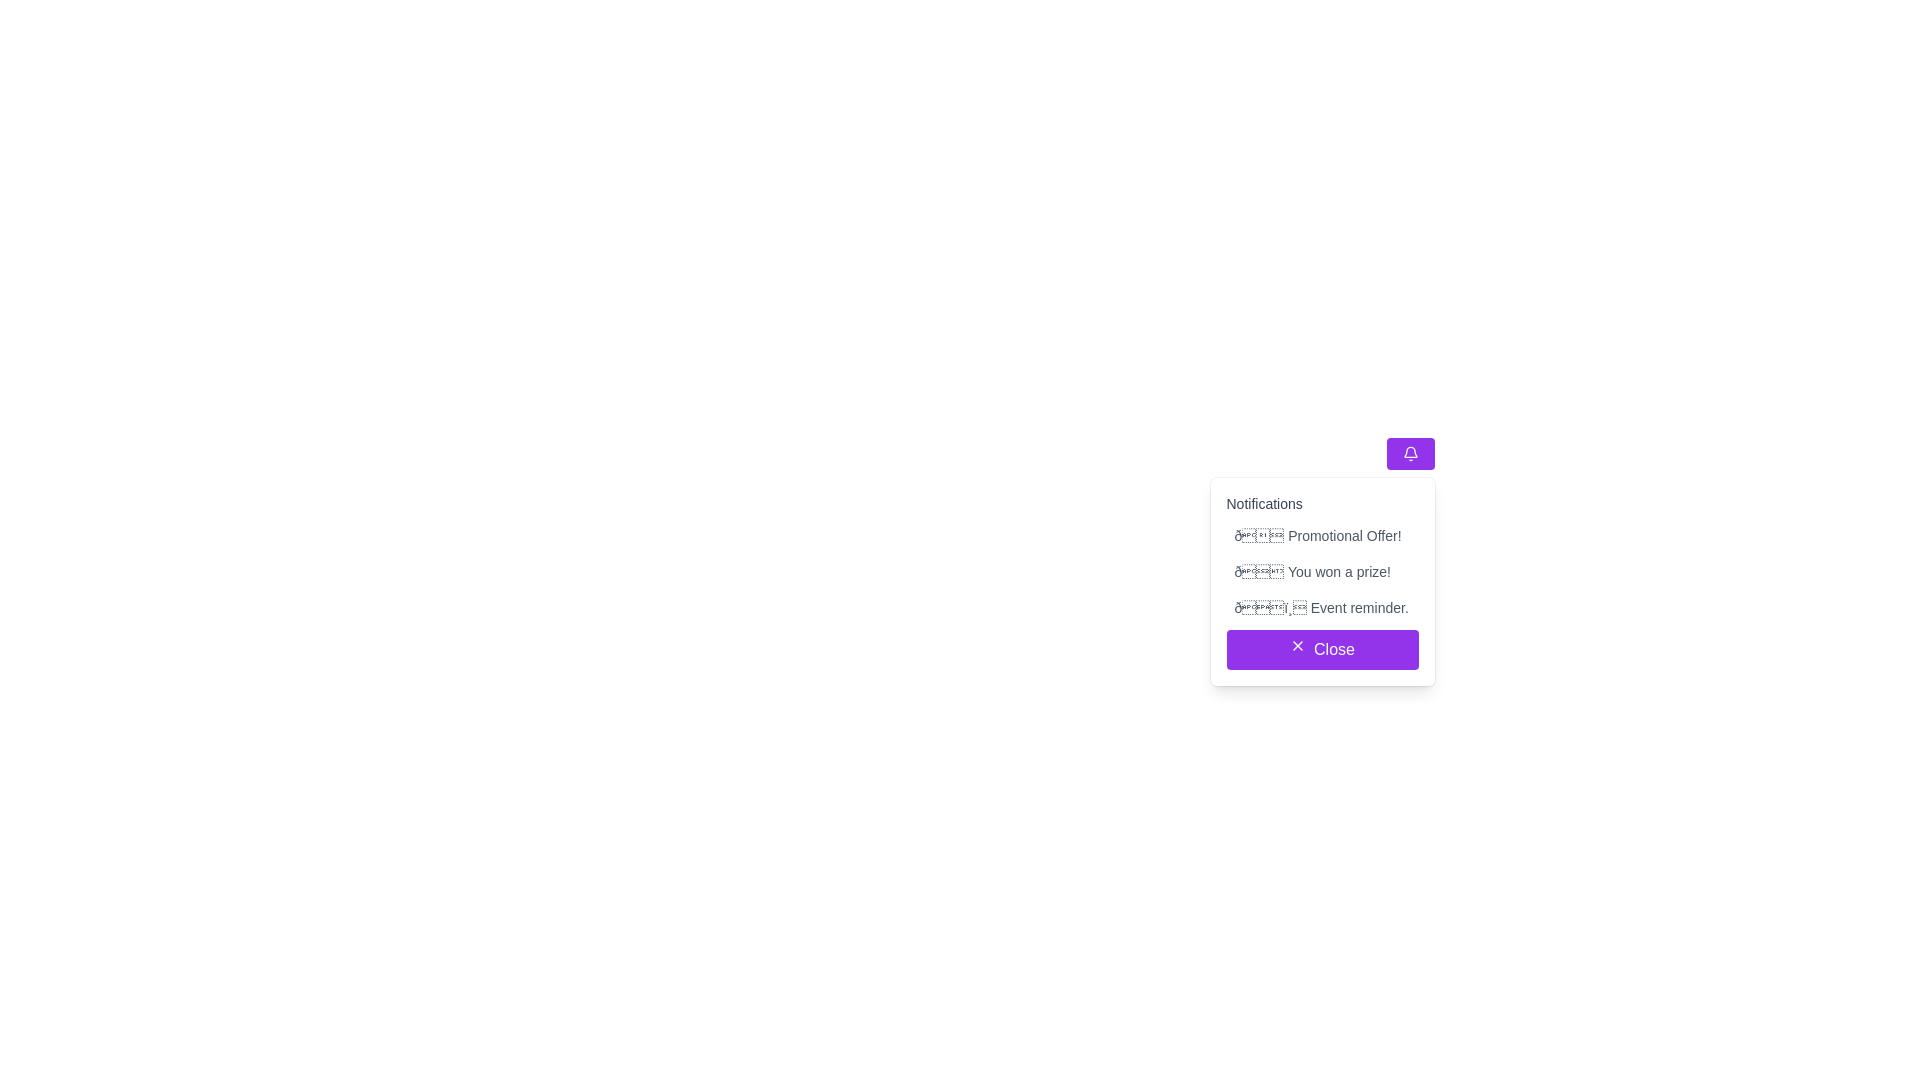 The height and width of the screenshot is (1080, 1920). I want to click on the button at the top-right corner of the notification panel, so click(1409, 454).